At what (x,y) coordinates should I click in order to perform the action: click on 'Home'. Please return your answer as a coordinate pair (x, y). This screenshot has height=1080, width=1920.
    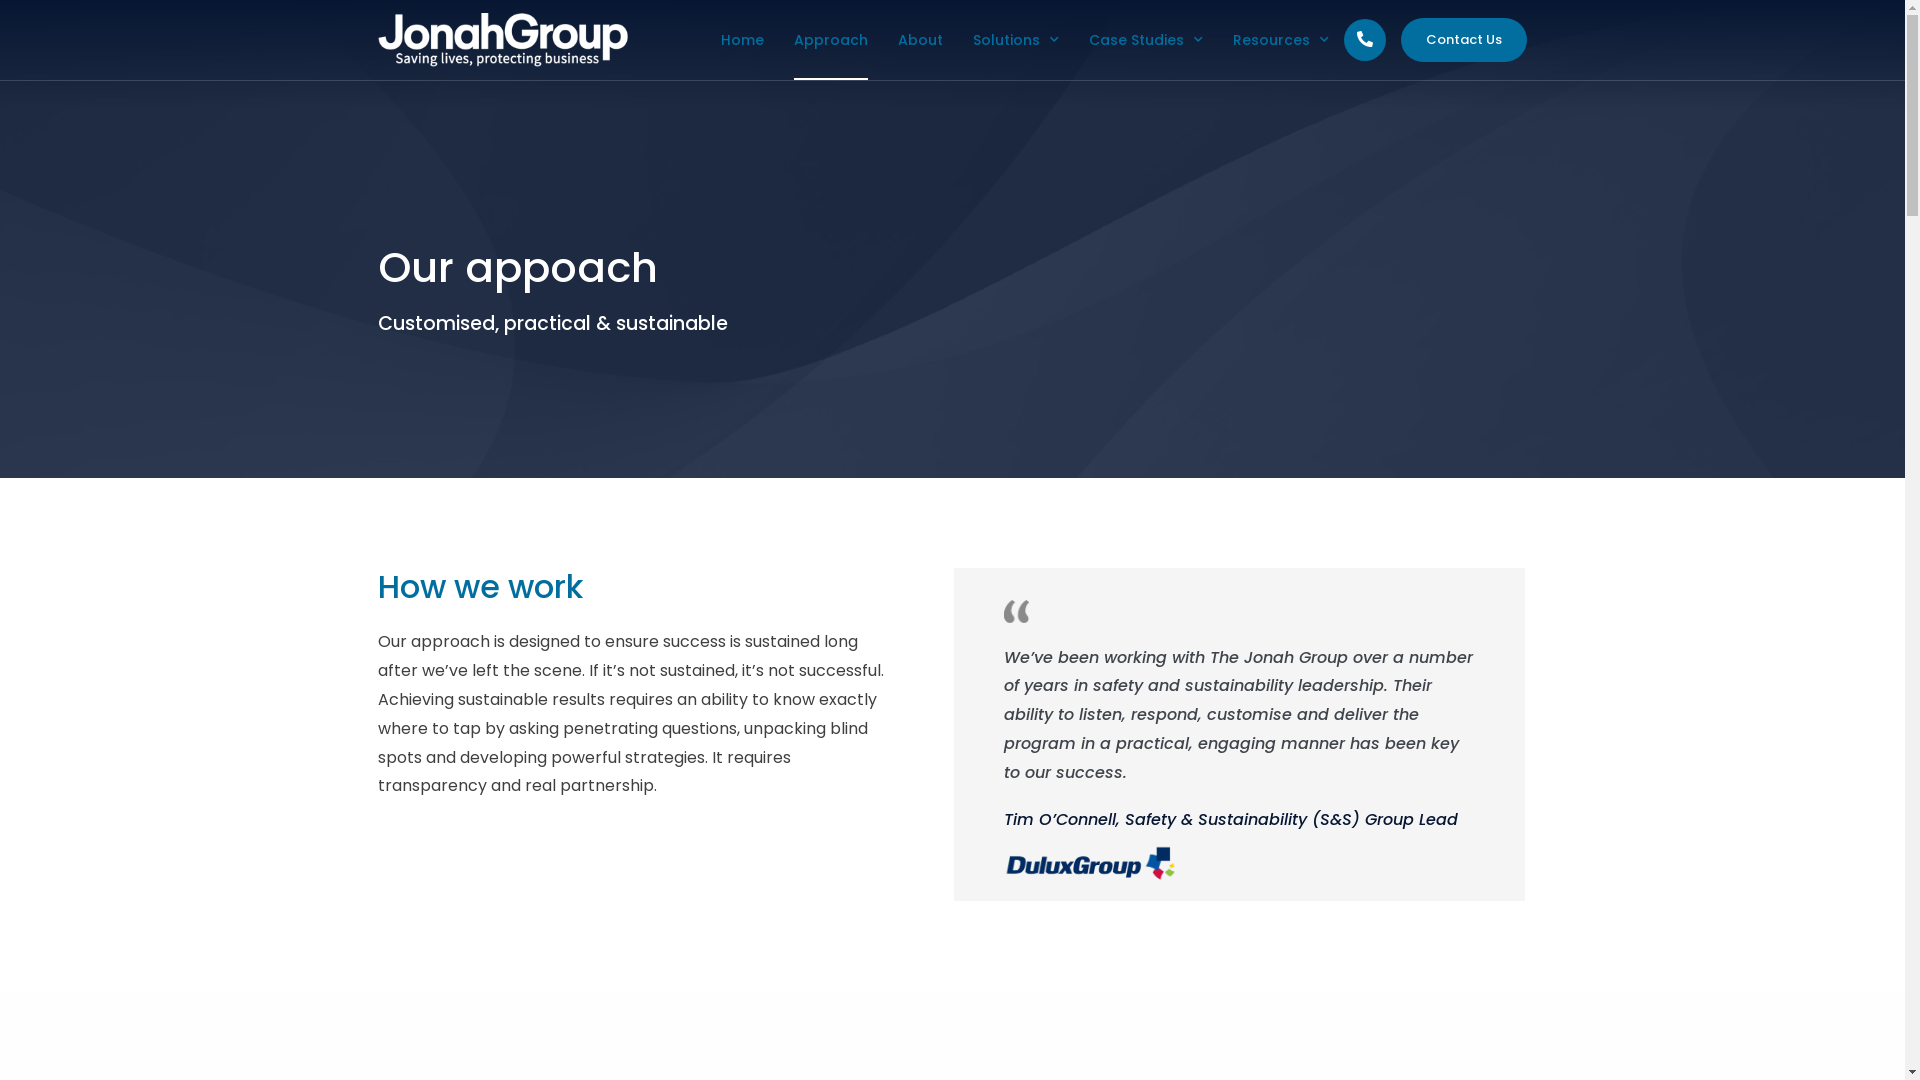
    Looking at the image, I should click on (741, 39).